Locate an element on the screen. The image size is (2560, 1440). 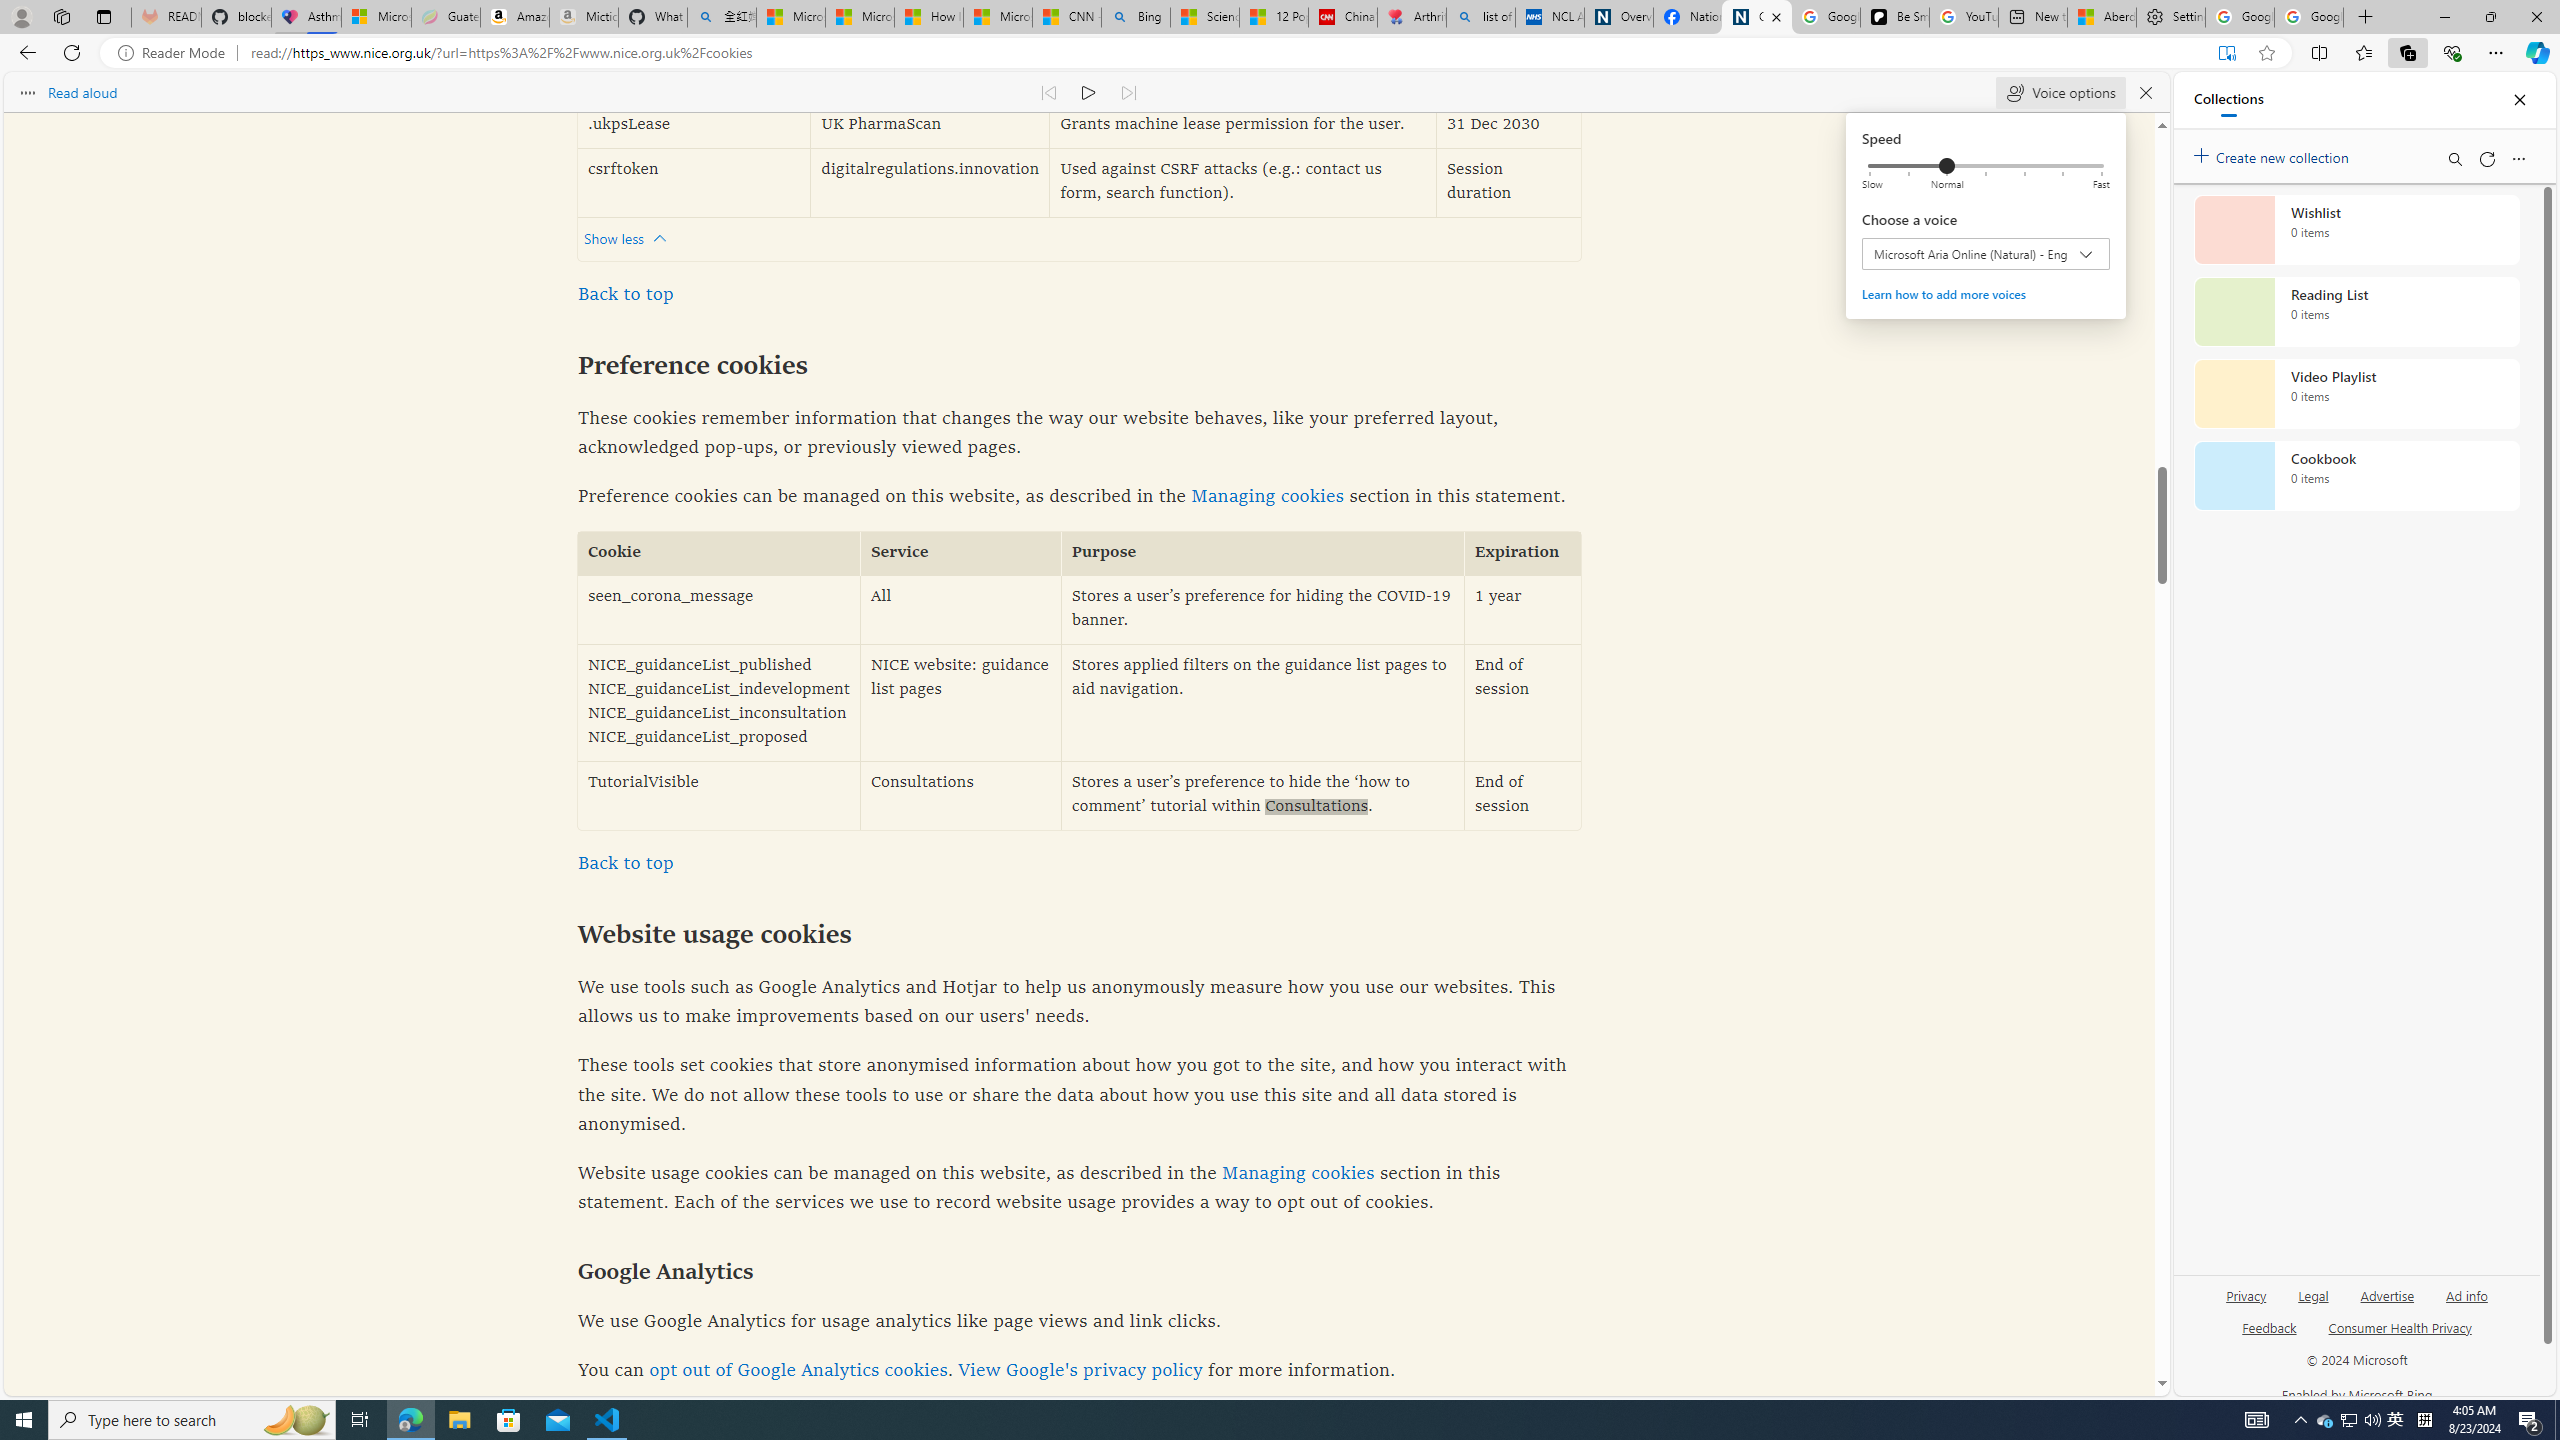
'Ad info' is located at coordinates (2466, 1294).